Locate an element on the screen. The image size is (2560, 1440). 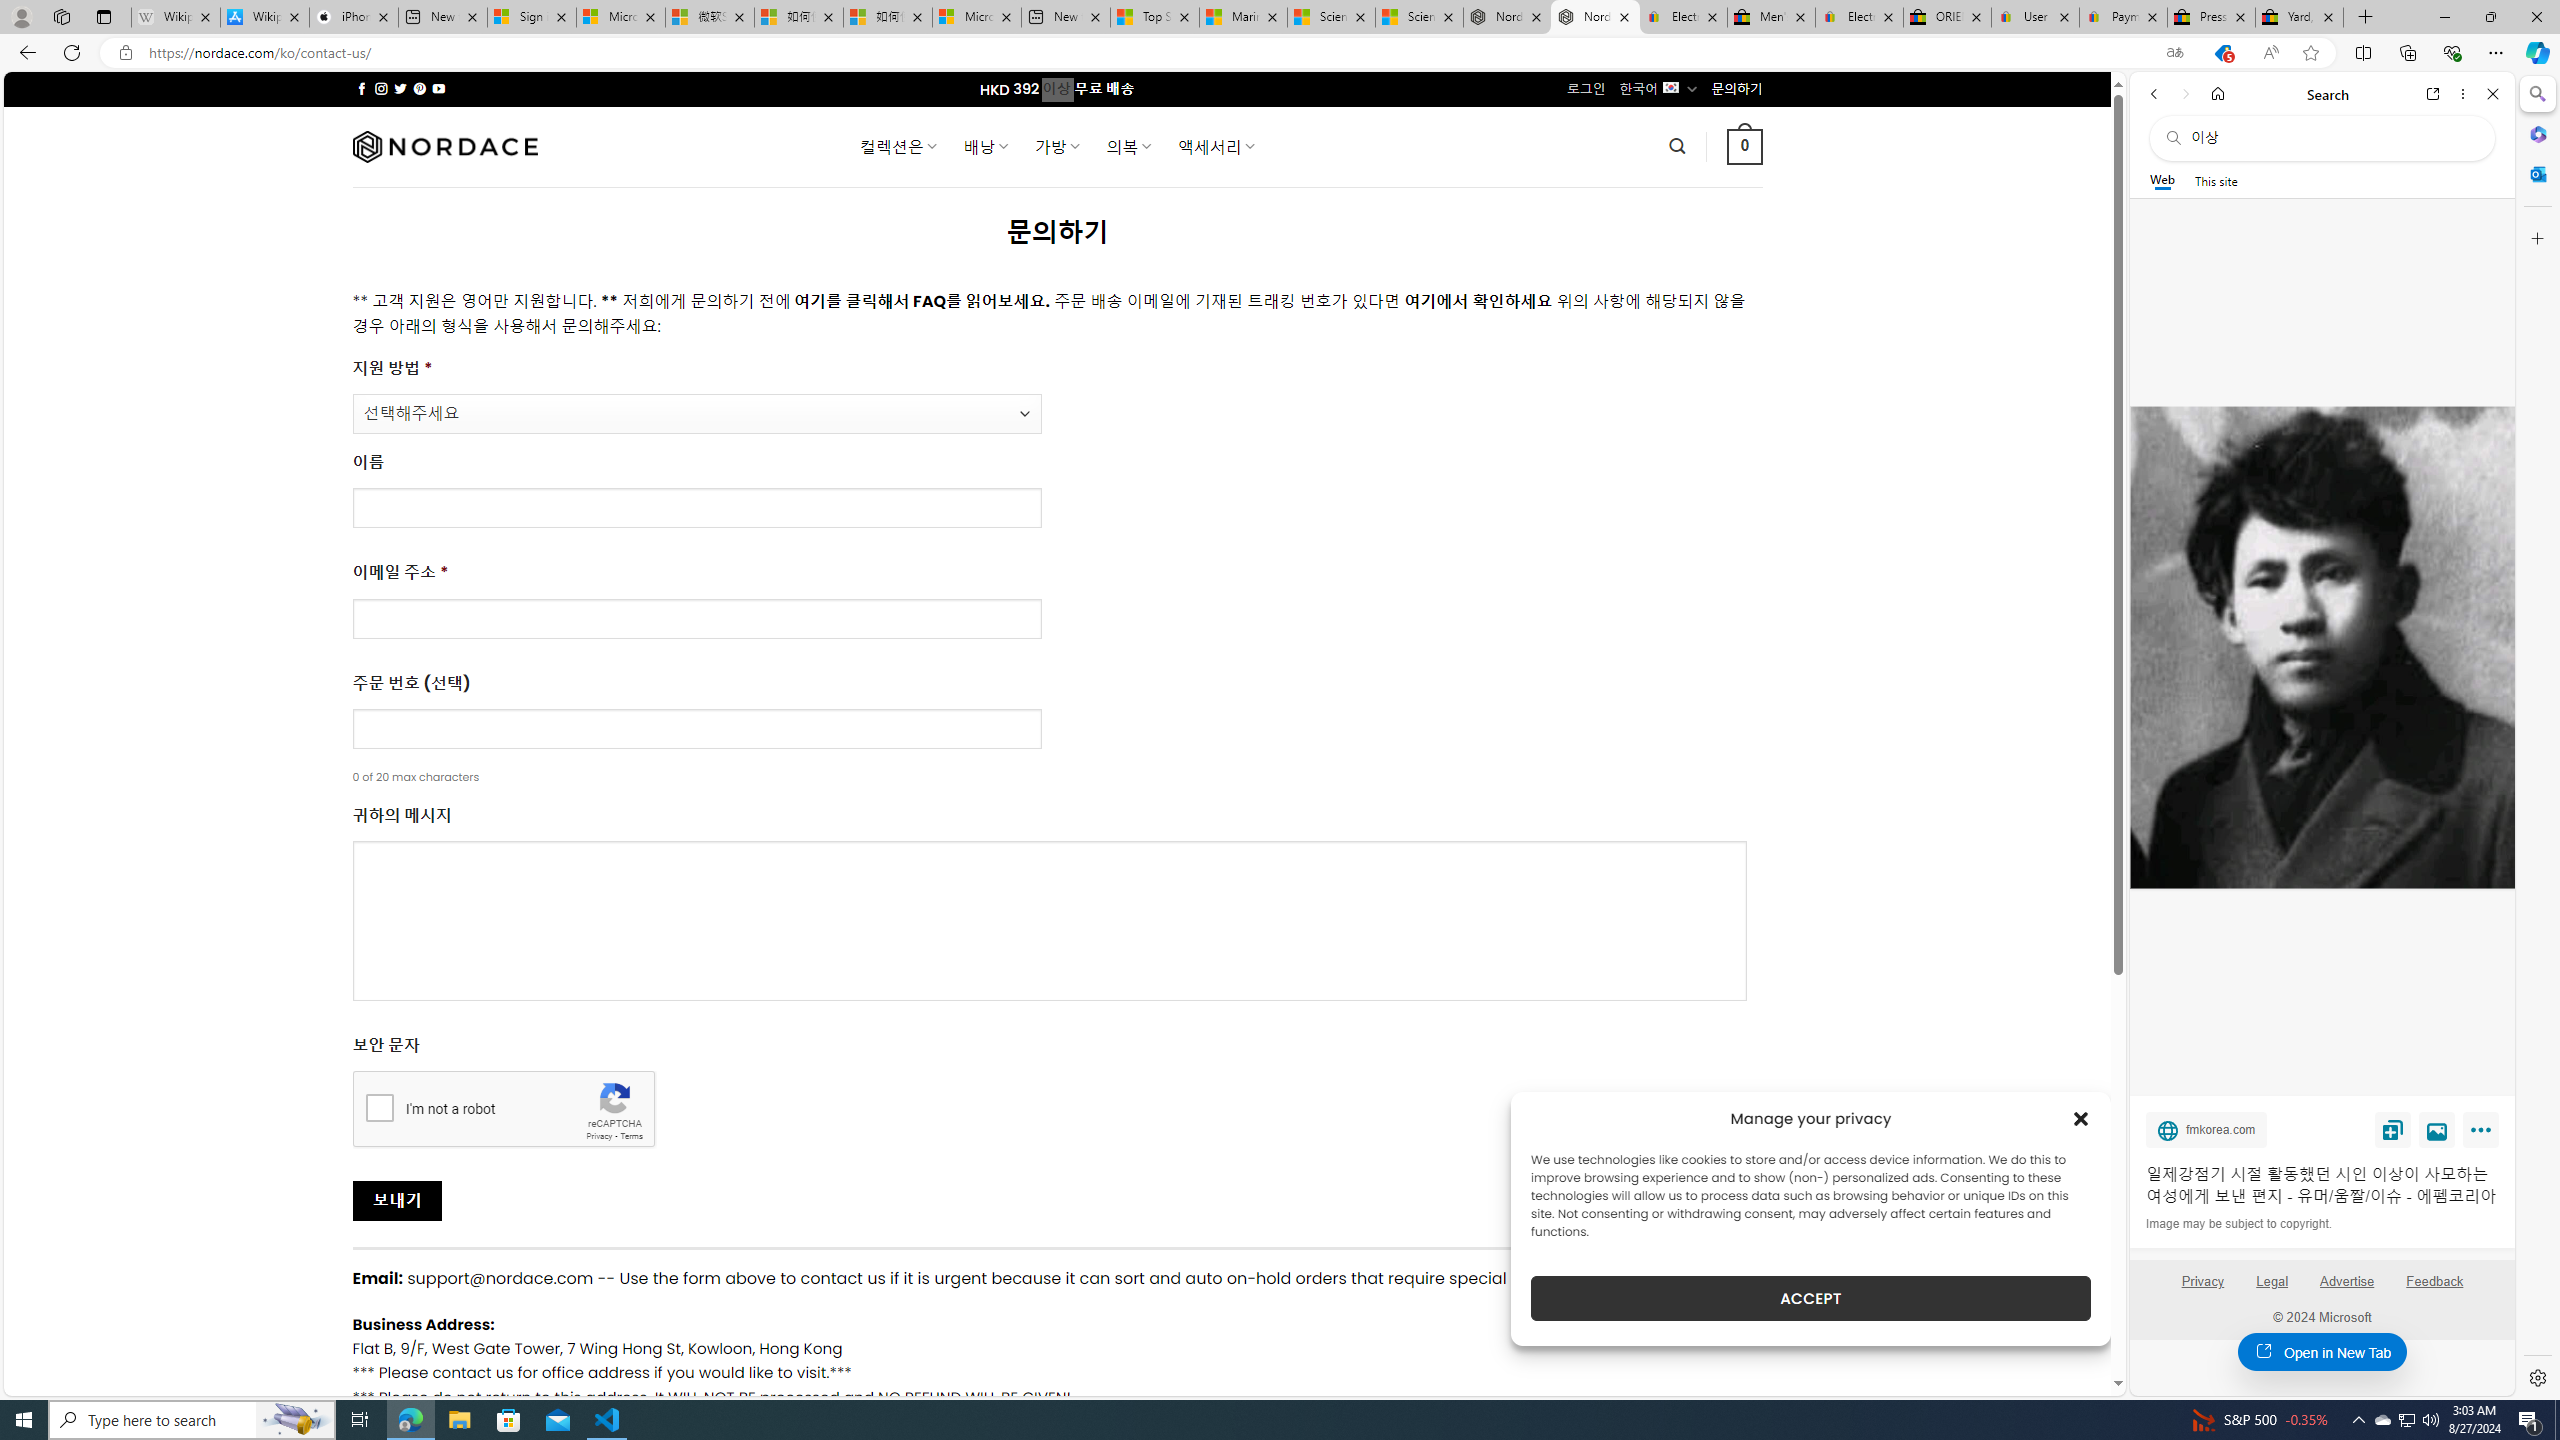
'Wikipedia - Sleeping' is located at coordinates (175, 16).